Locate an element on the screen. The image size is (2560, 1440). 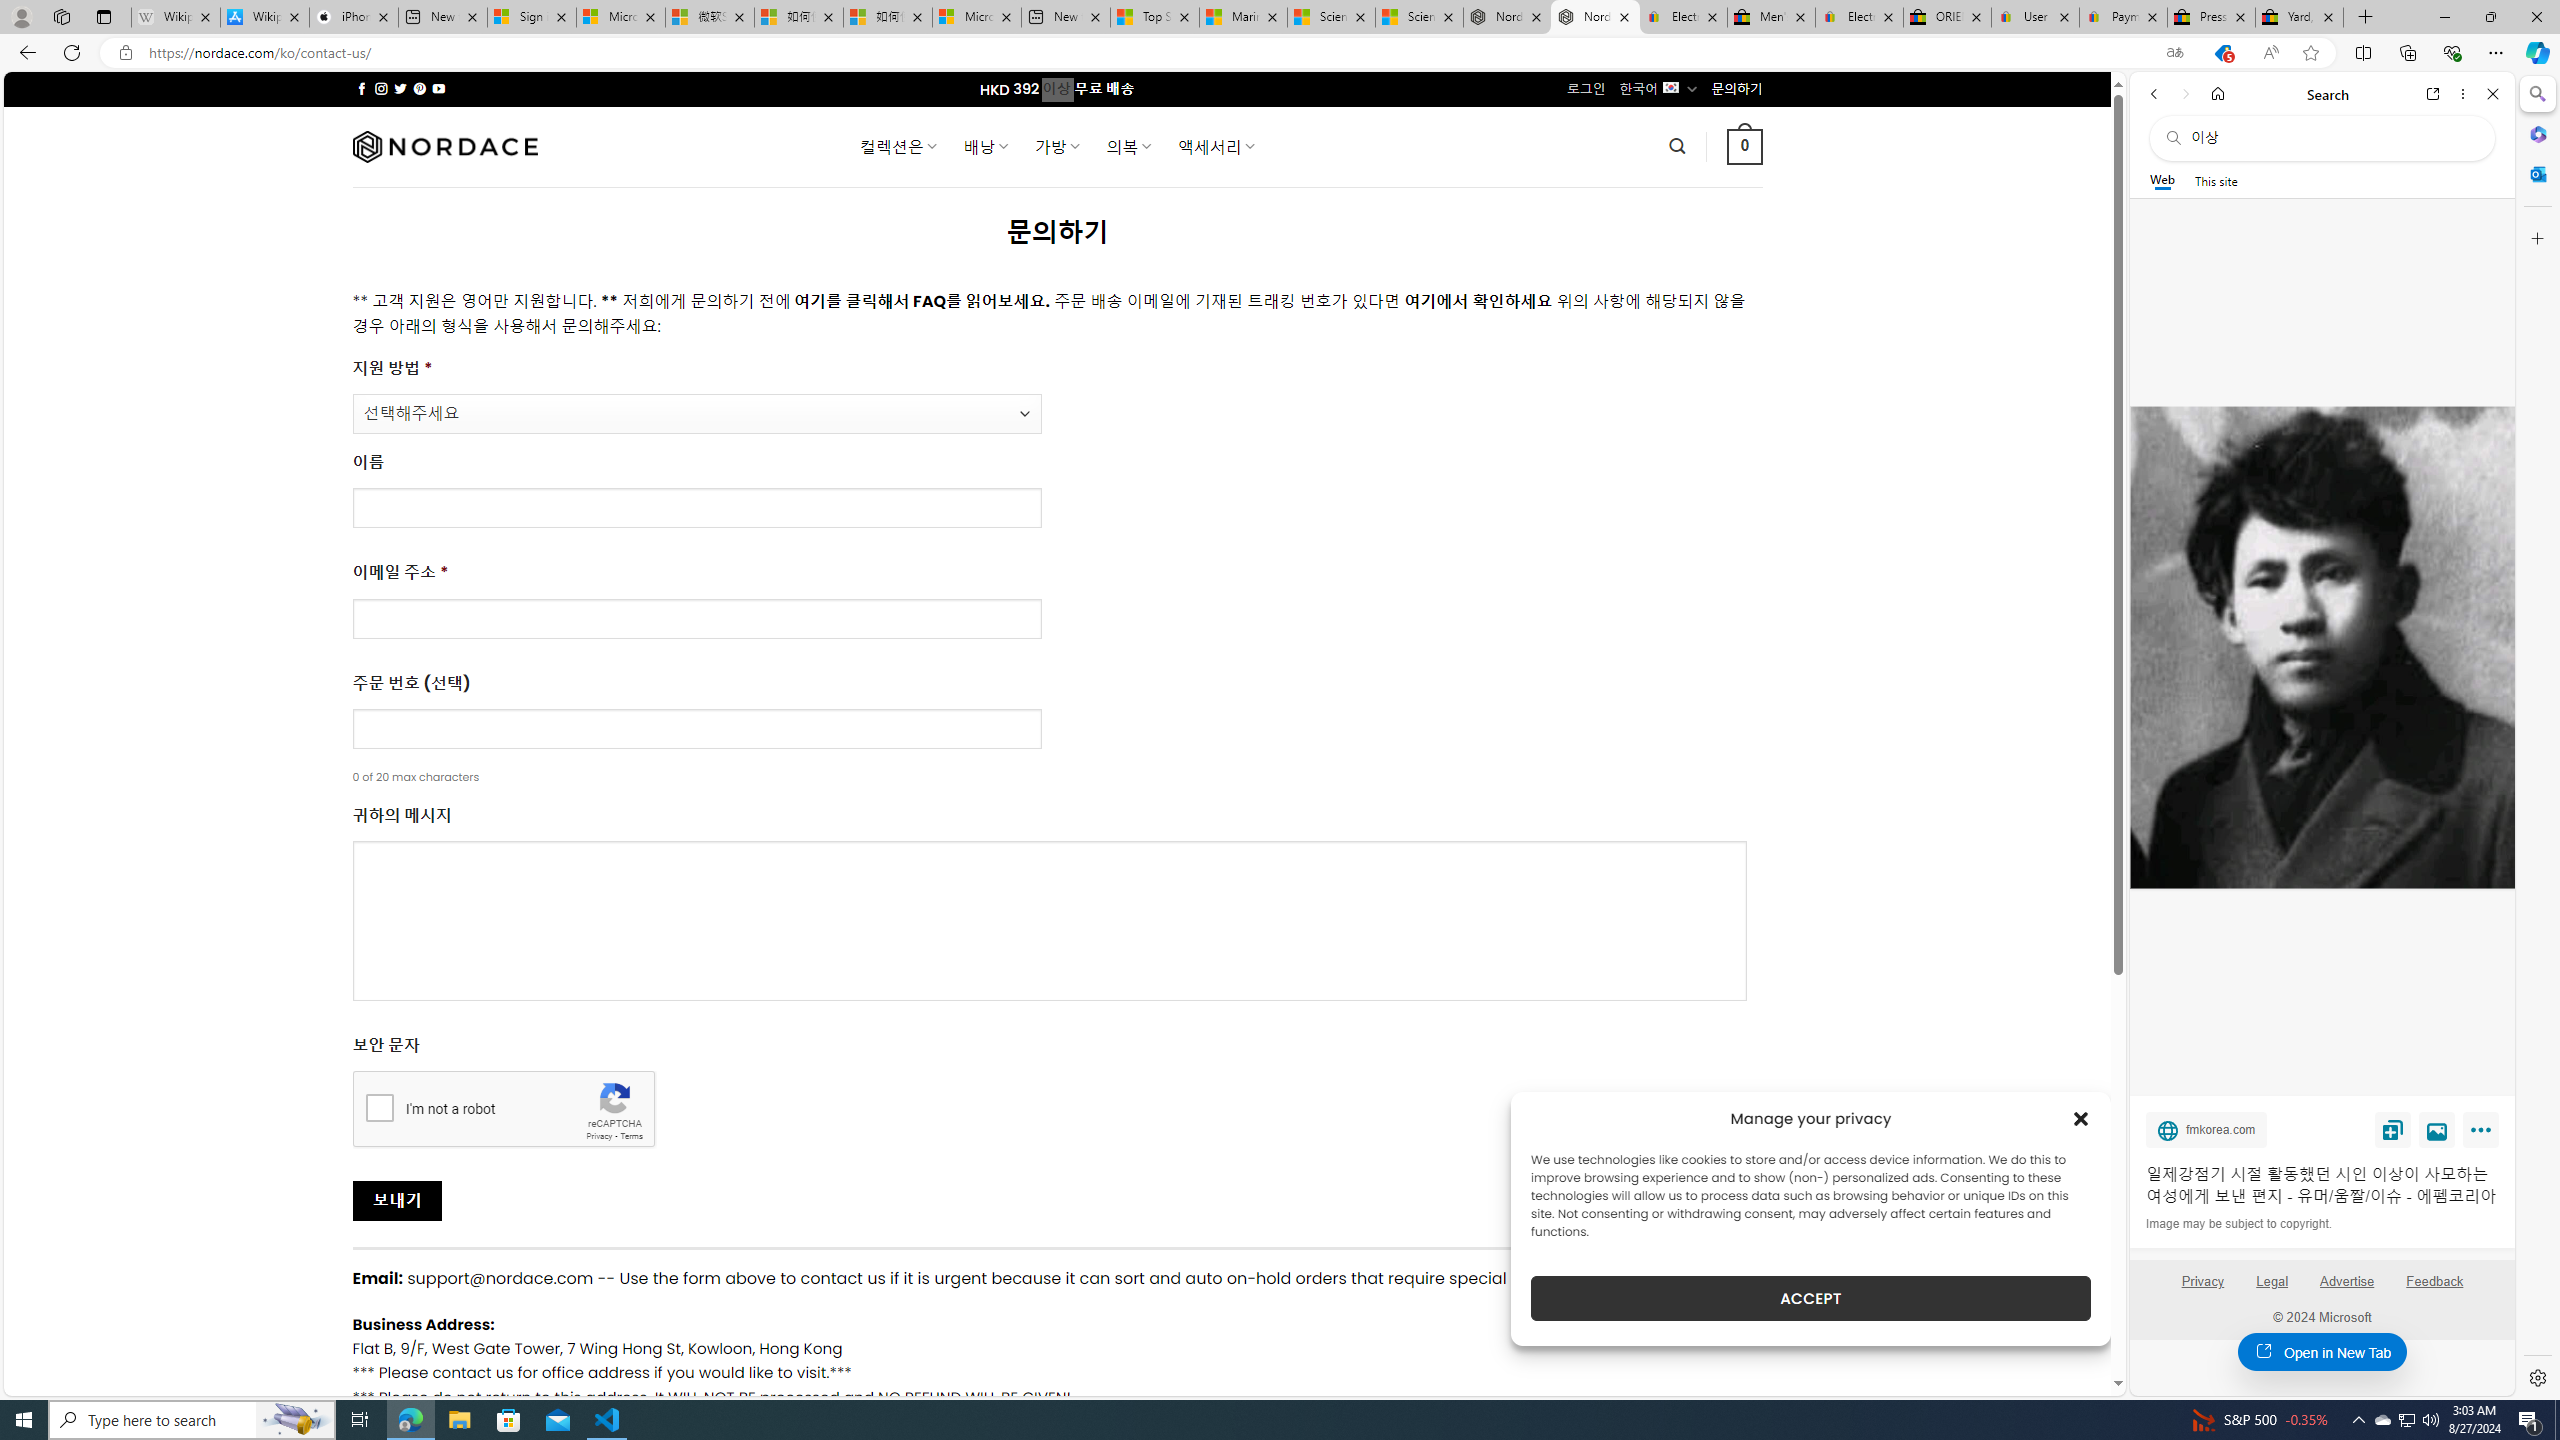
'Wikipedia - Sleeping' is located at coordinates (175, 16).